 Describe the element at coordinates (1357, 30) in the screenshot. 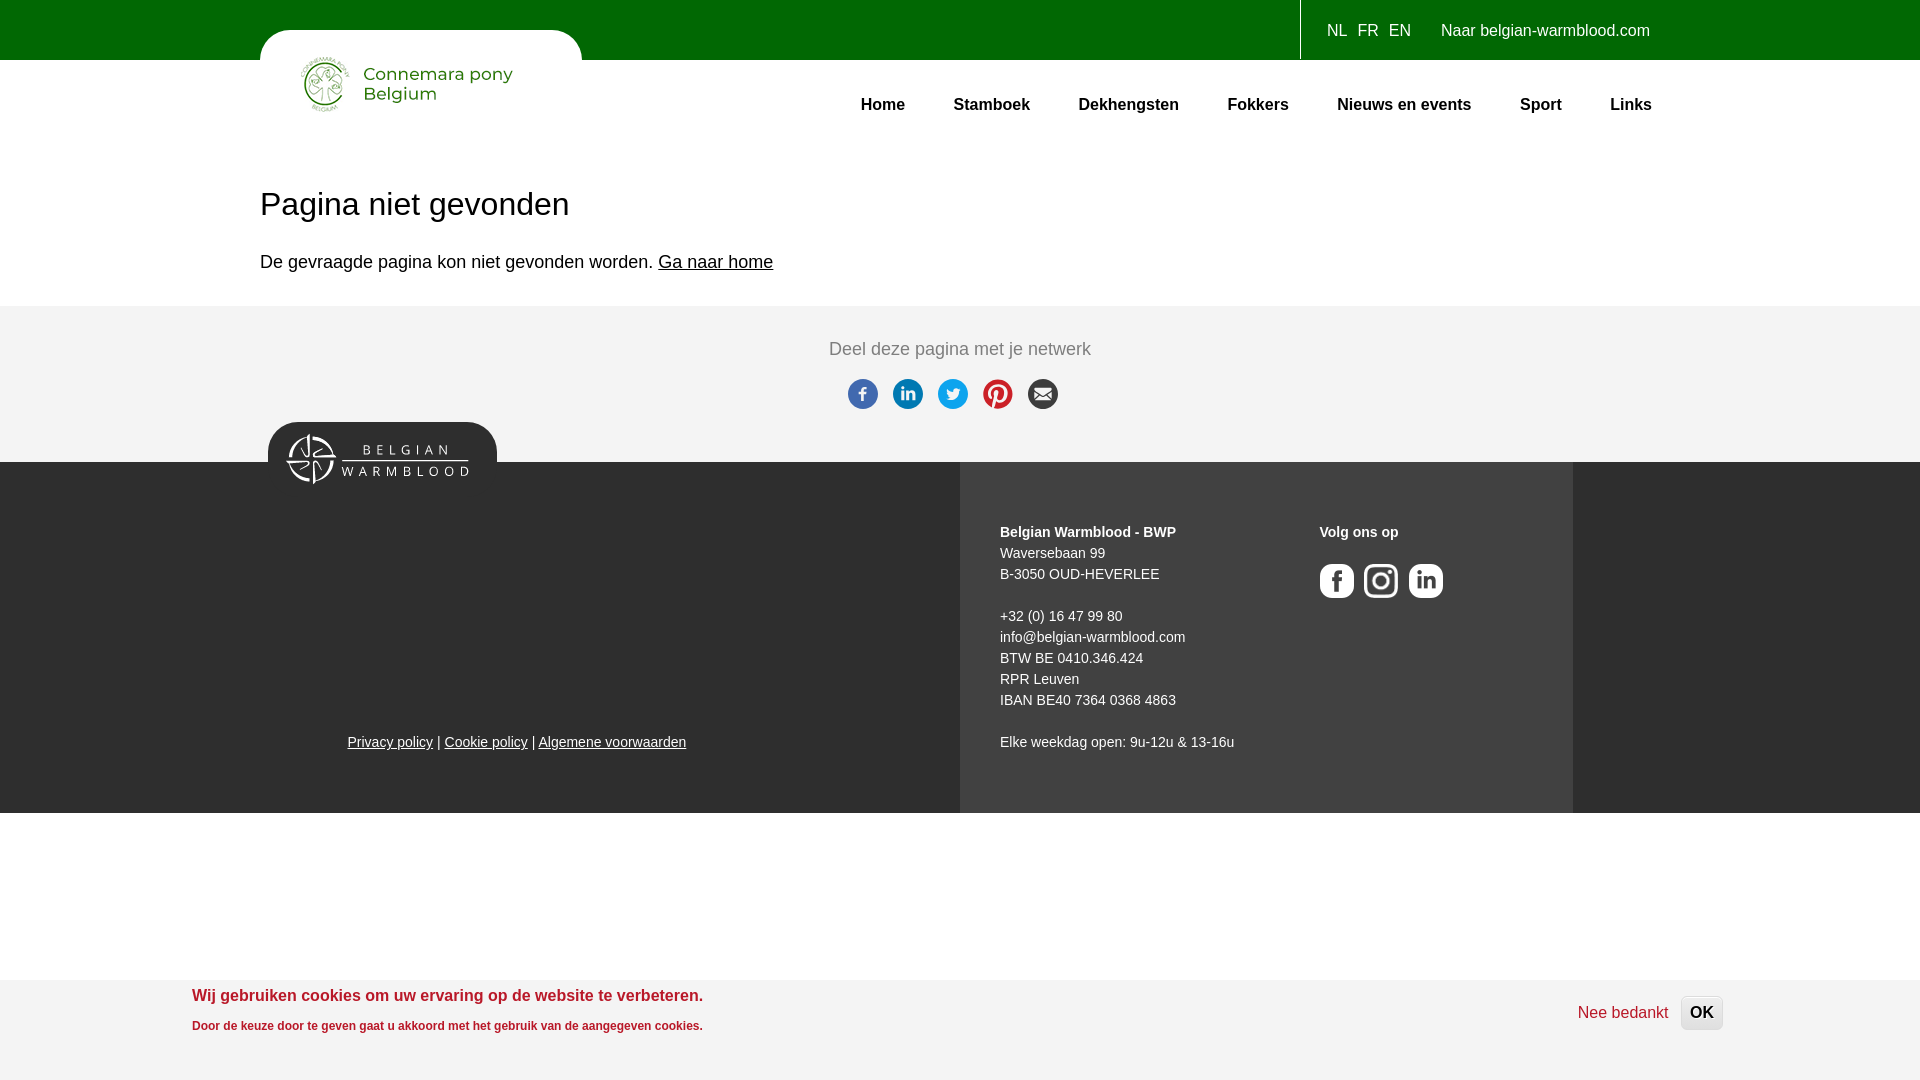

I see `'FR'` at that location.